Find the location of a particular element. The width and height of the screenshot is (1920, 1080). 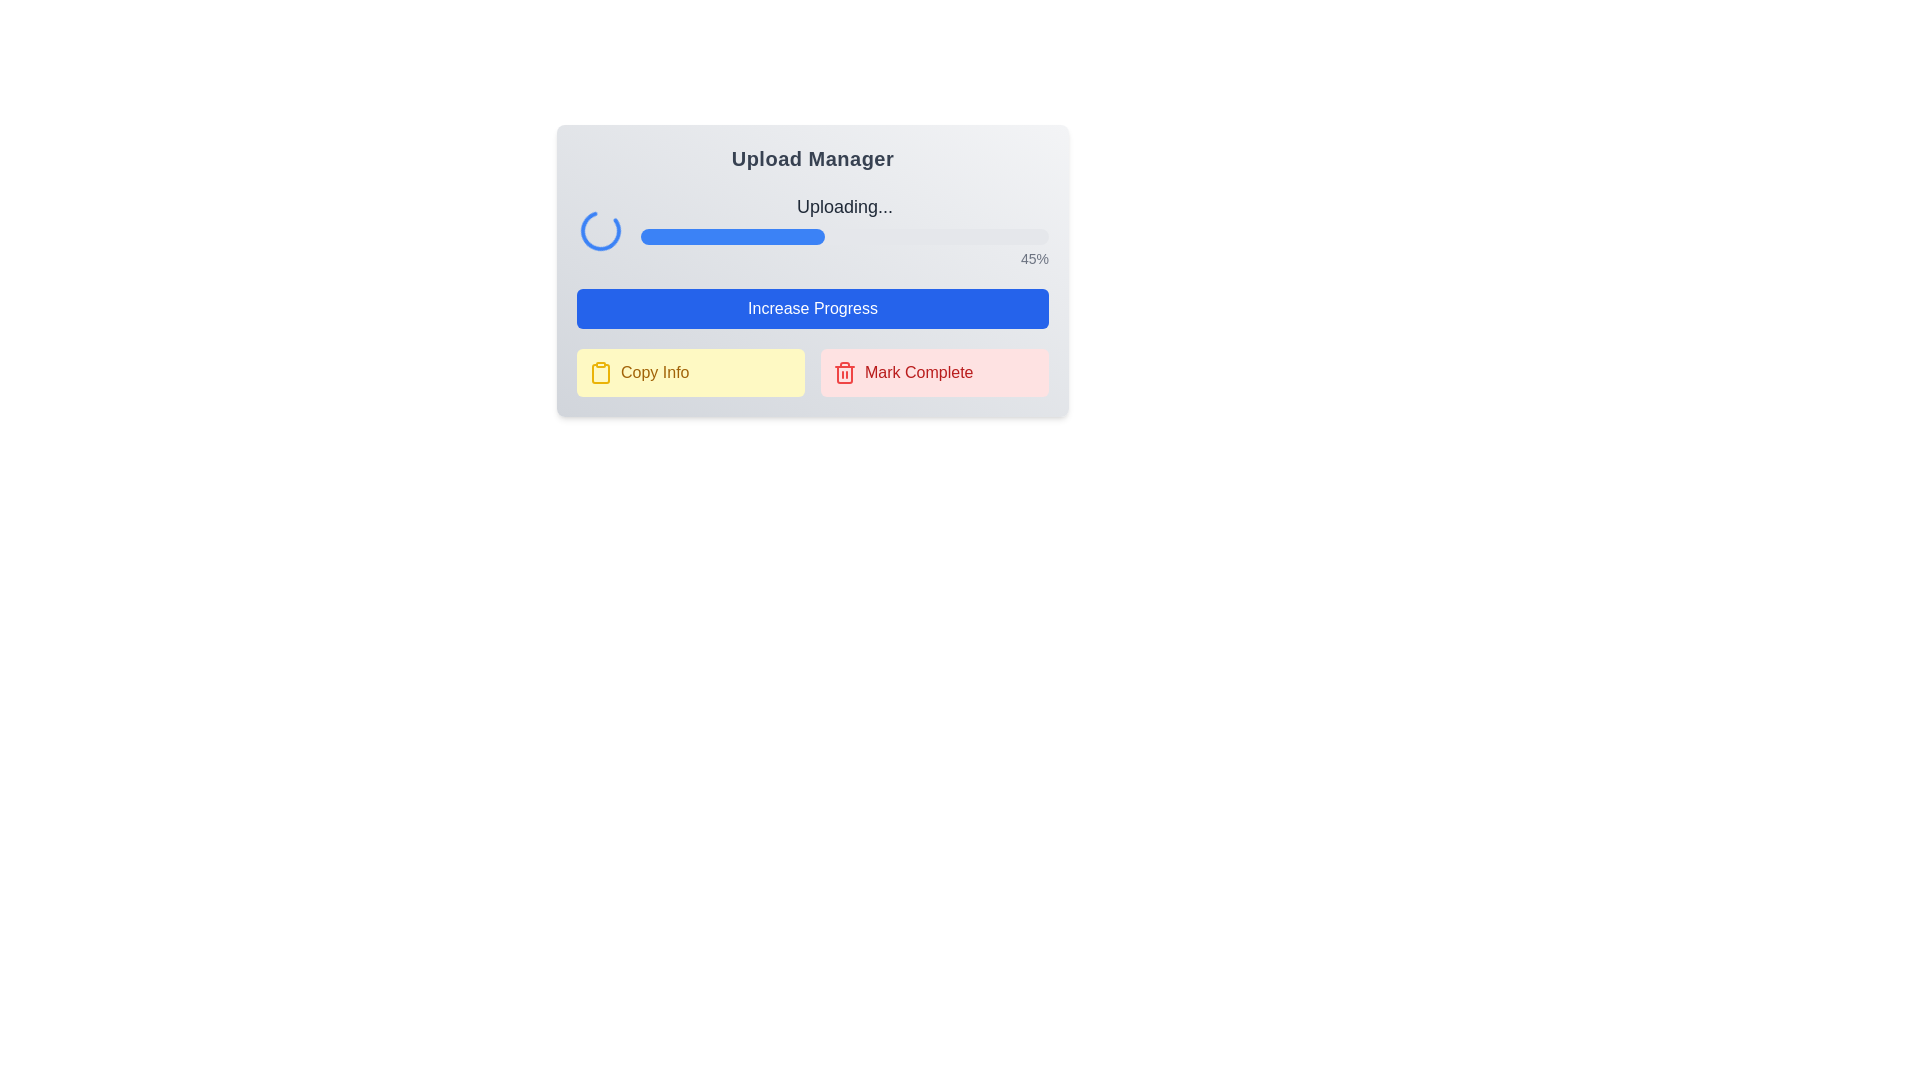

the button intended to increase the uploading progress, which is located below the uploading progress bar and above the 'Copy Info' and 'Mark Complete' buttons is located at coordinates (812, 308).